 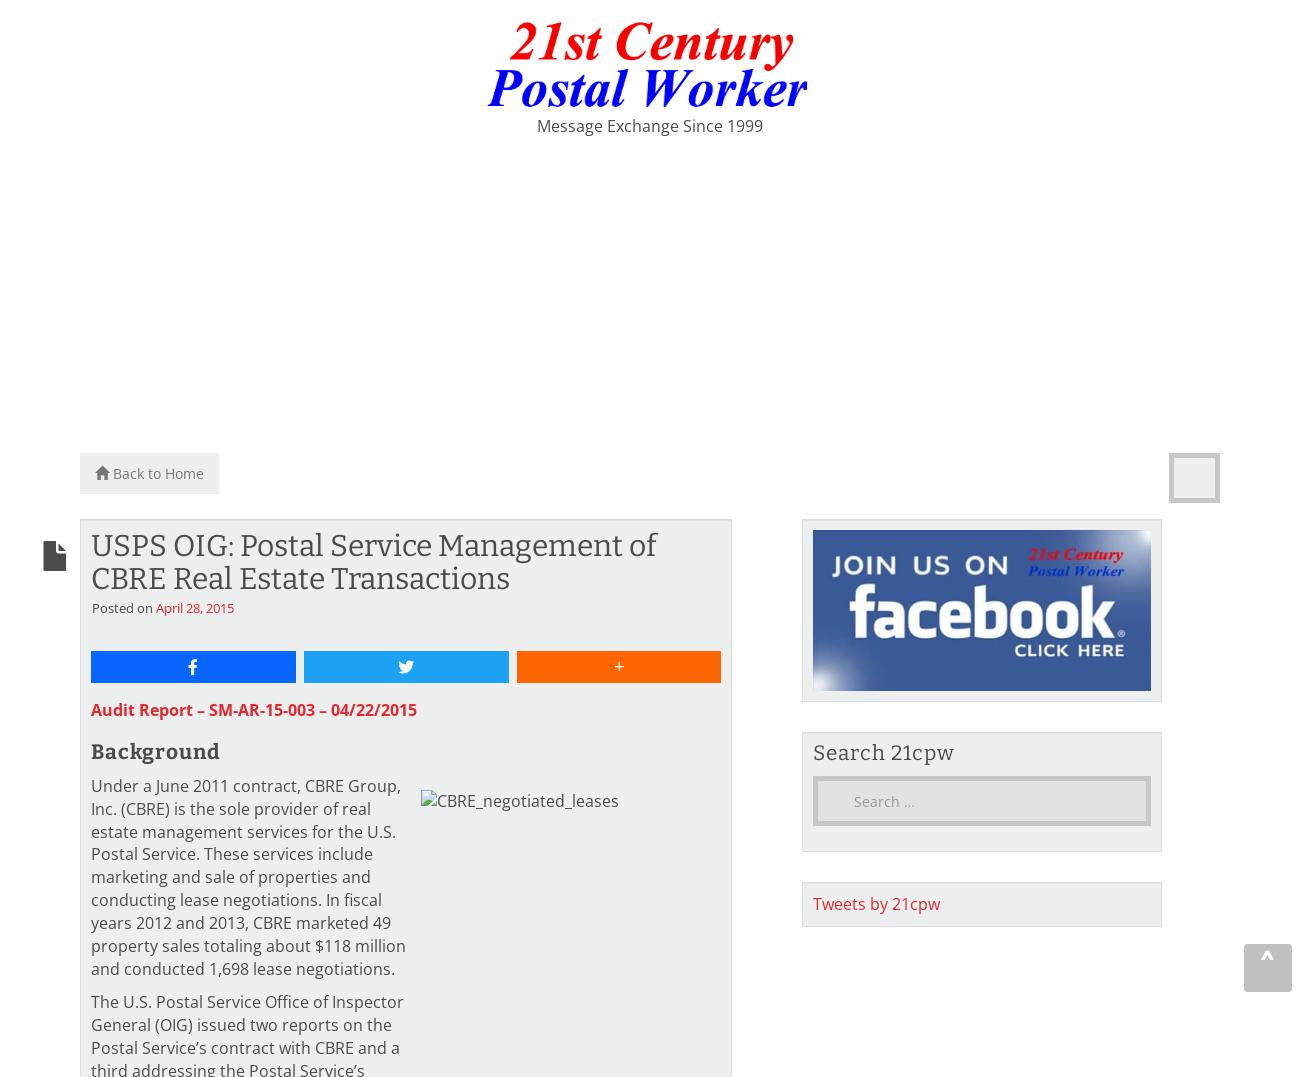 I want to click on 'Under a June 2011 contract, CBRE Group, Inc. (CBRE) is the sole provider of real estate management services for the U.S. Postal Service. These services include marketing and sale of properties and conducting lease negotiations. In fiscal years 2012 and 2013, CBRE marketed 49 property sales totaling about $118 million and conducted 1,698 lease negotiations.', so click(x=247, y=876).